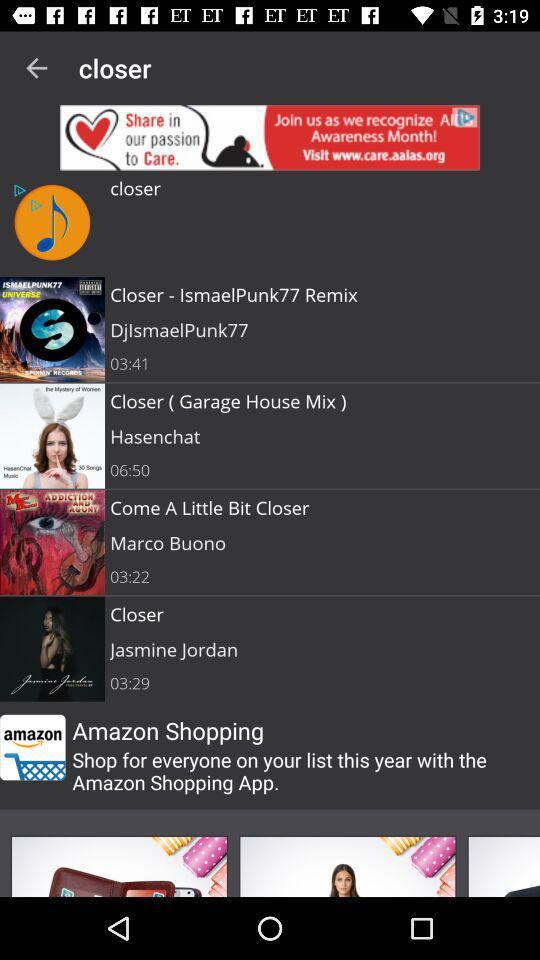 The width and height of the screenshot is (540, 960). I want to click on amazon app, so click(31, 746).